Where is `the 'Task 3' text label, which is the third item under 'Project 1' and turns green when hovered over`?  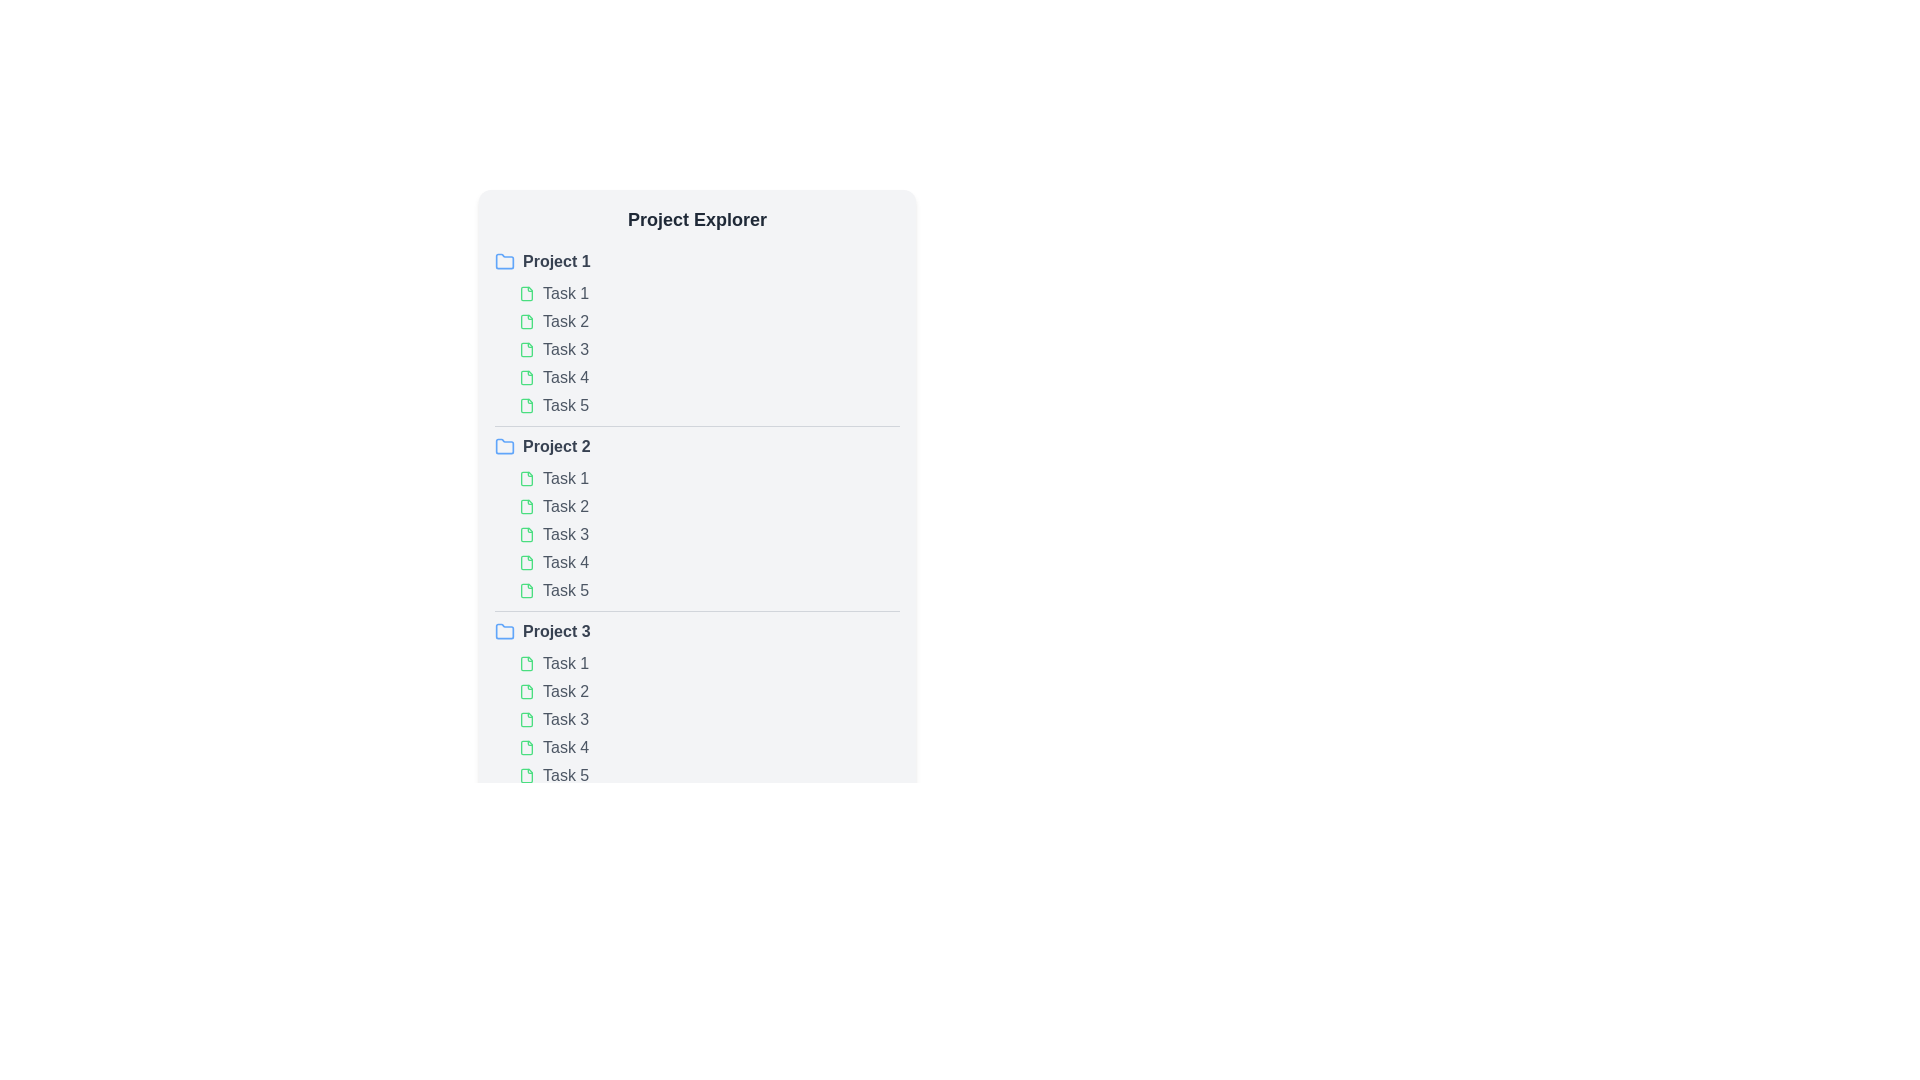 the 'Task 3' text label, which is the third item under 'Project 1' and turns green when hovered over is located at coordinates (565, 349).